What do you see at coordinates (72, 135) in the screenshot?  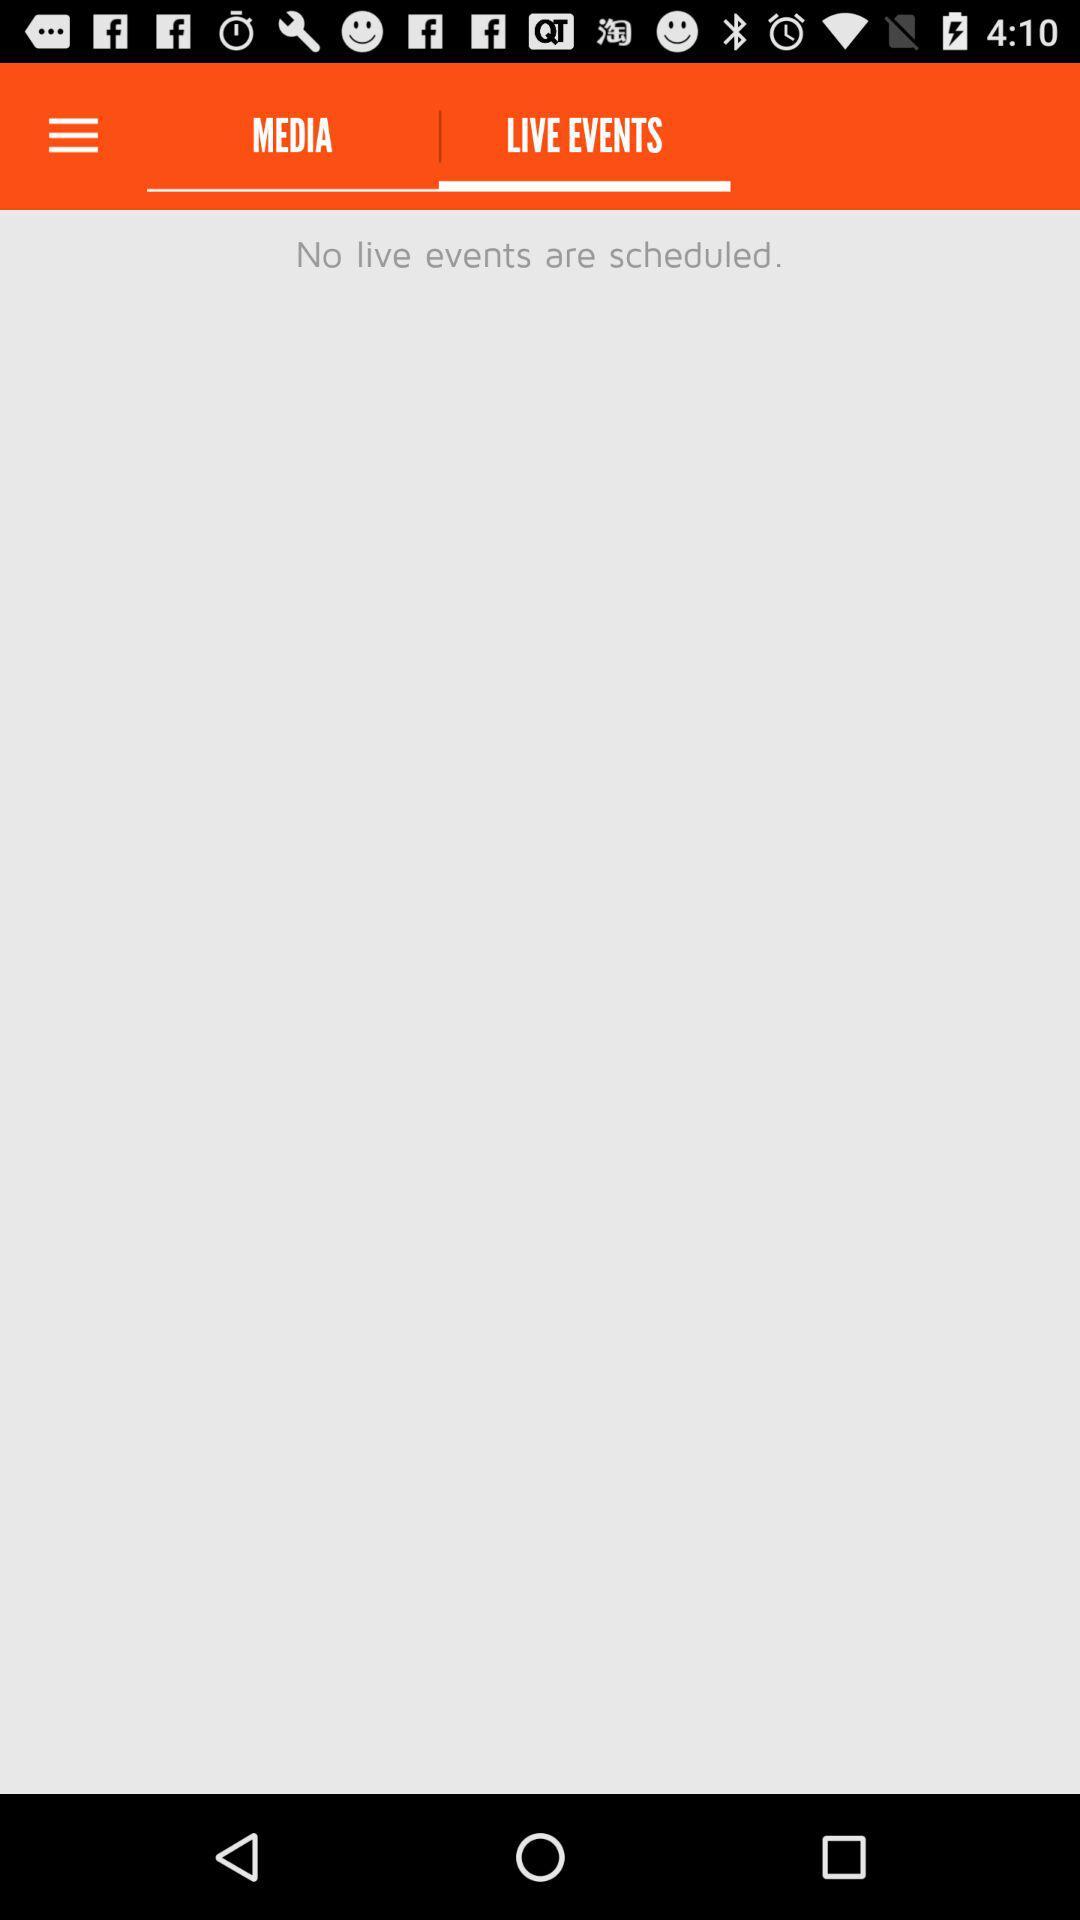 I see `settings the any one option` at bounding box center [72, 135].